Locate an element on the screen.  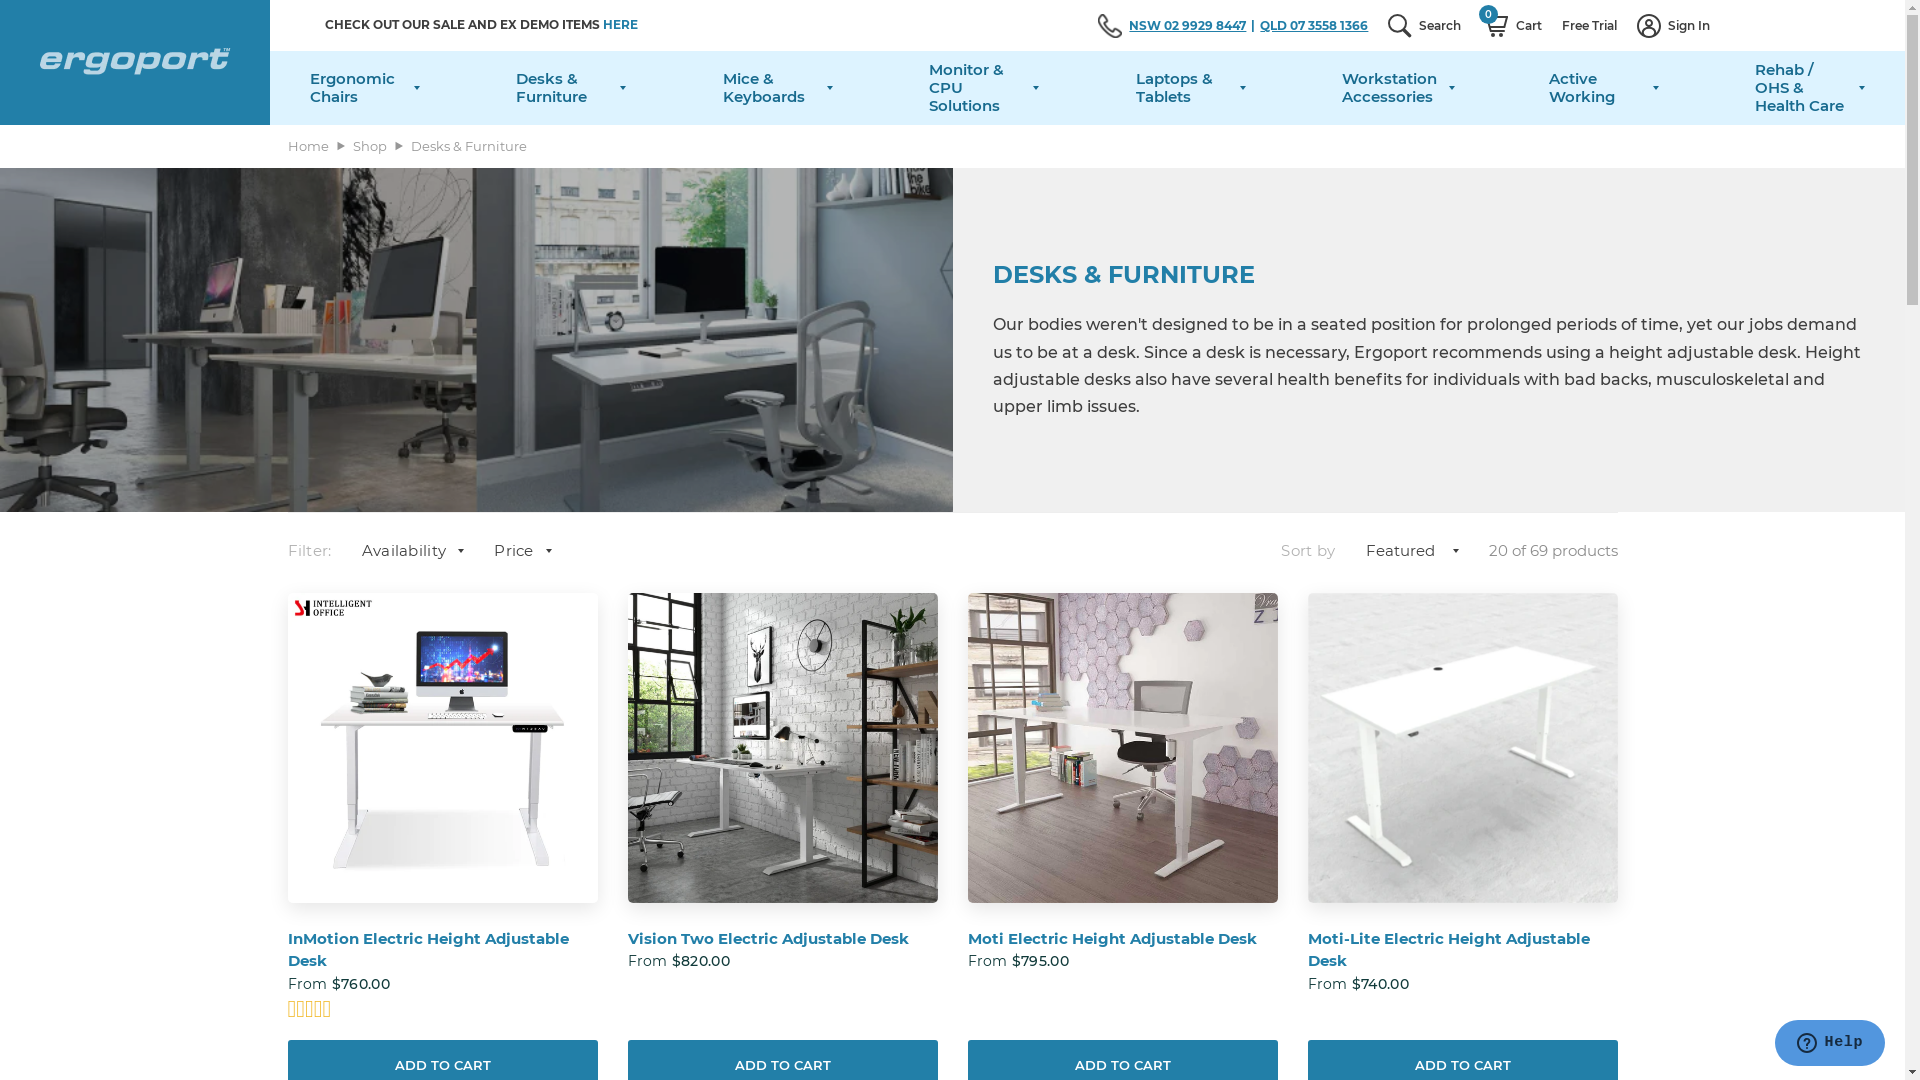
'HERE' is located at coordinates (602, 24).